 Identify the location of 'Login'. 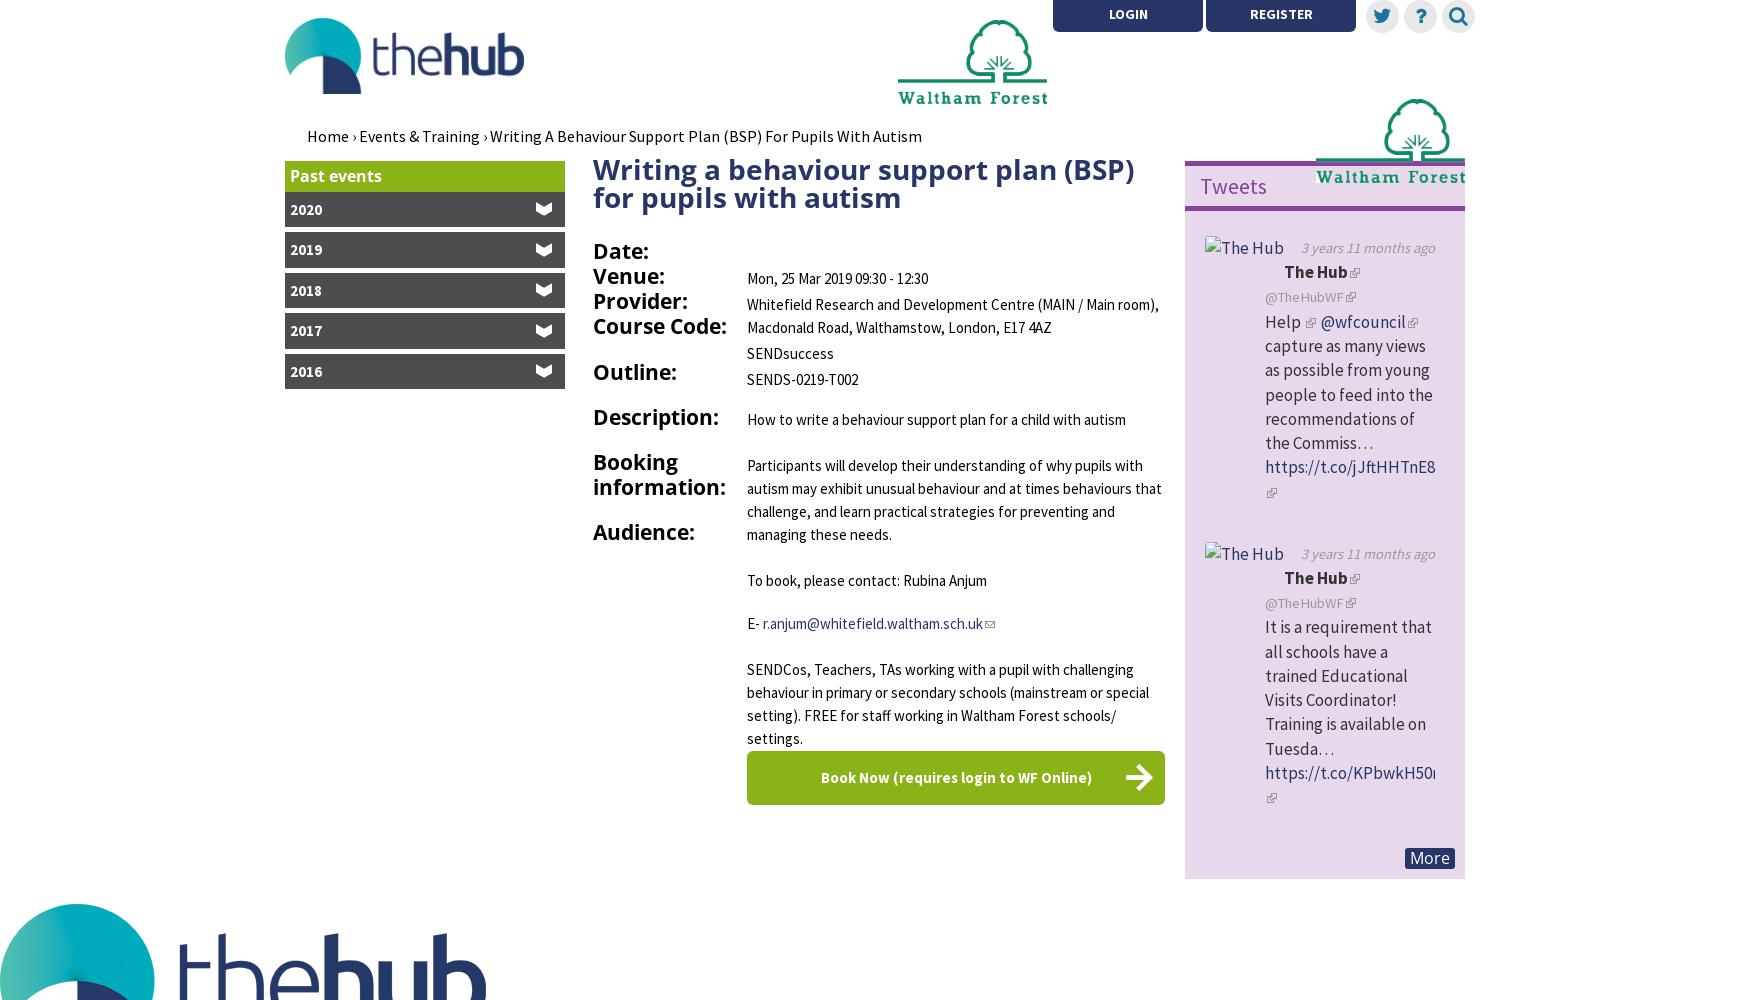
(1107, 14).